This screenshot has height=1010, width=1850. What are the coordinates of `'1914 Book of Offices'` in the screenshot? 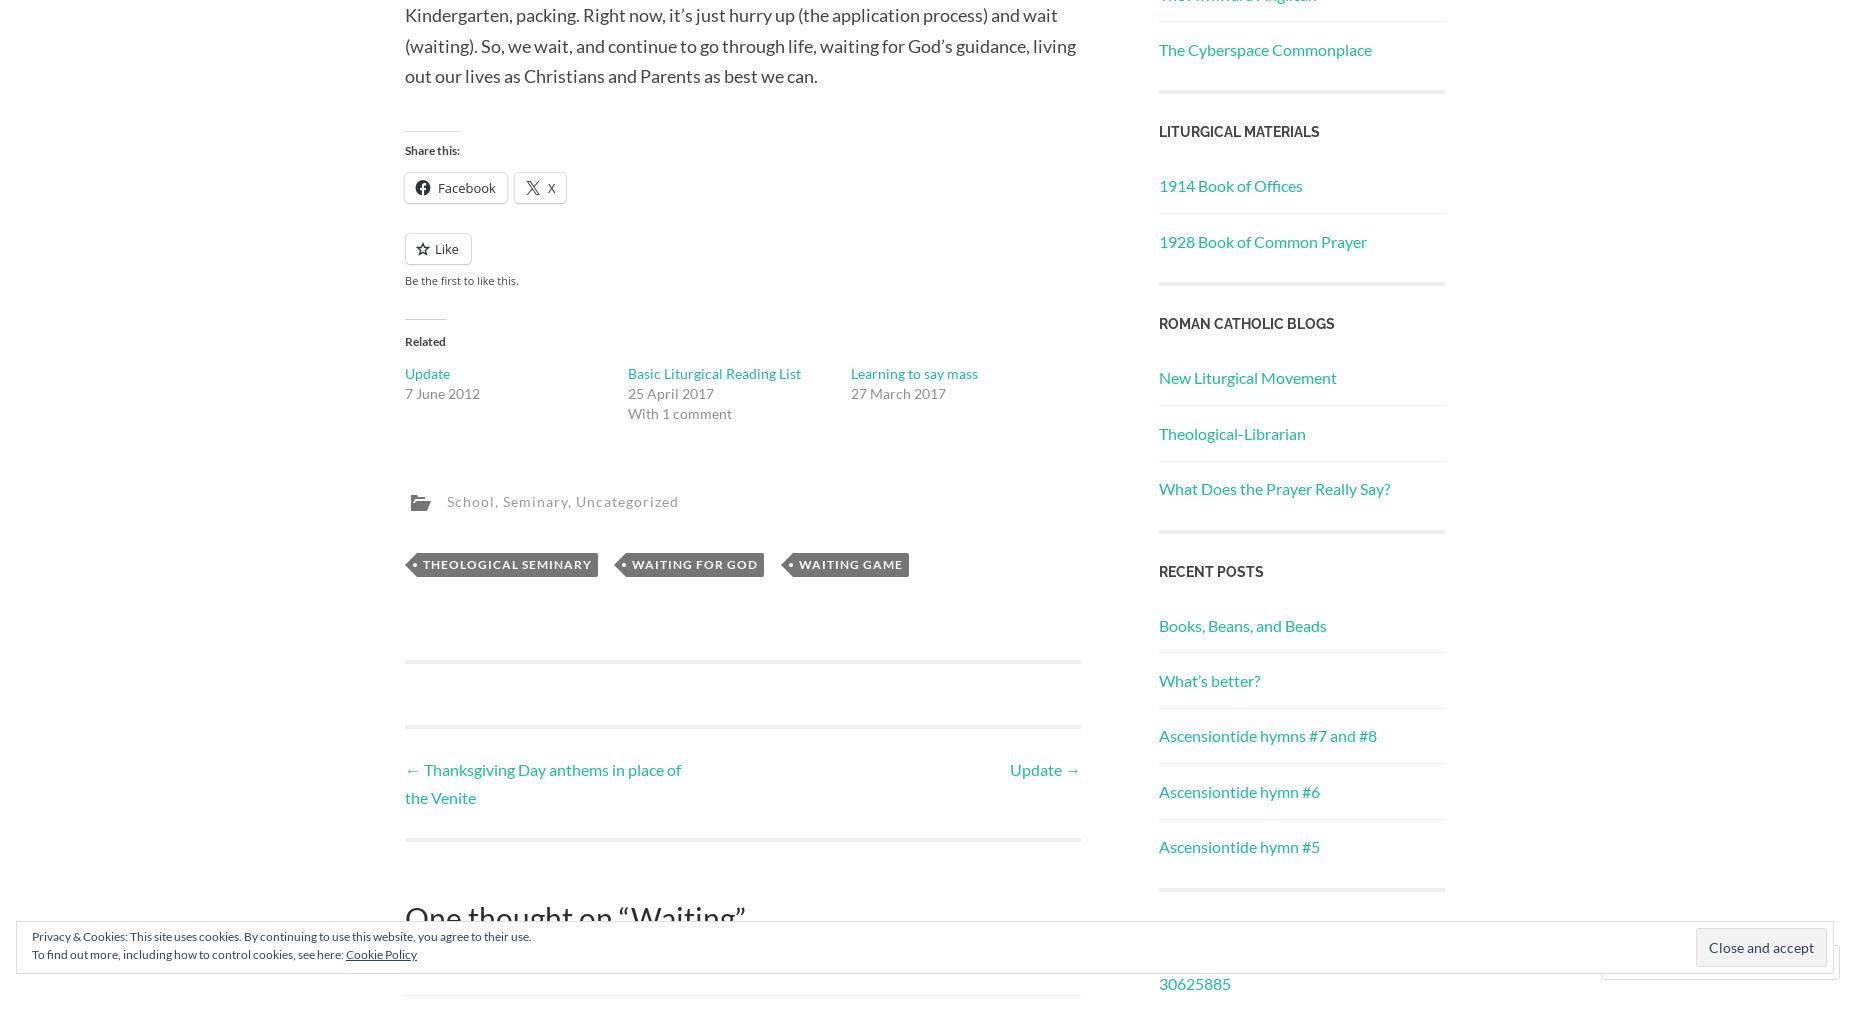 It's located at (1229, 184).